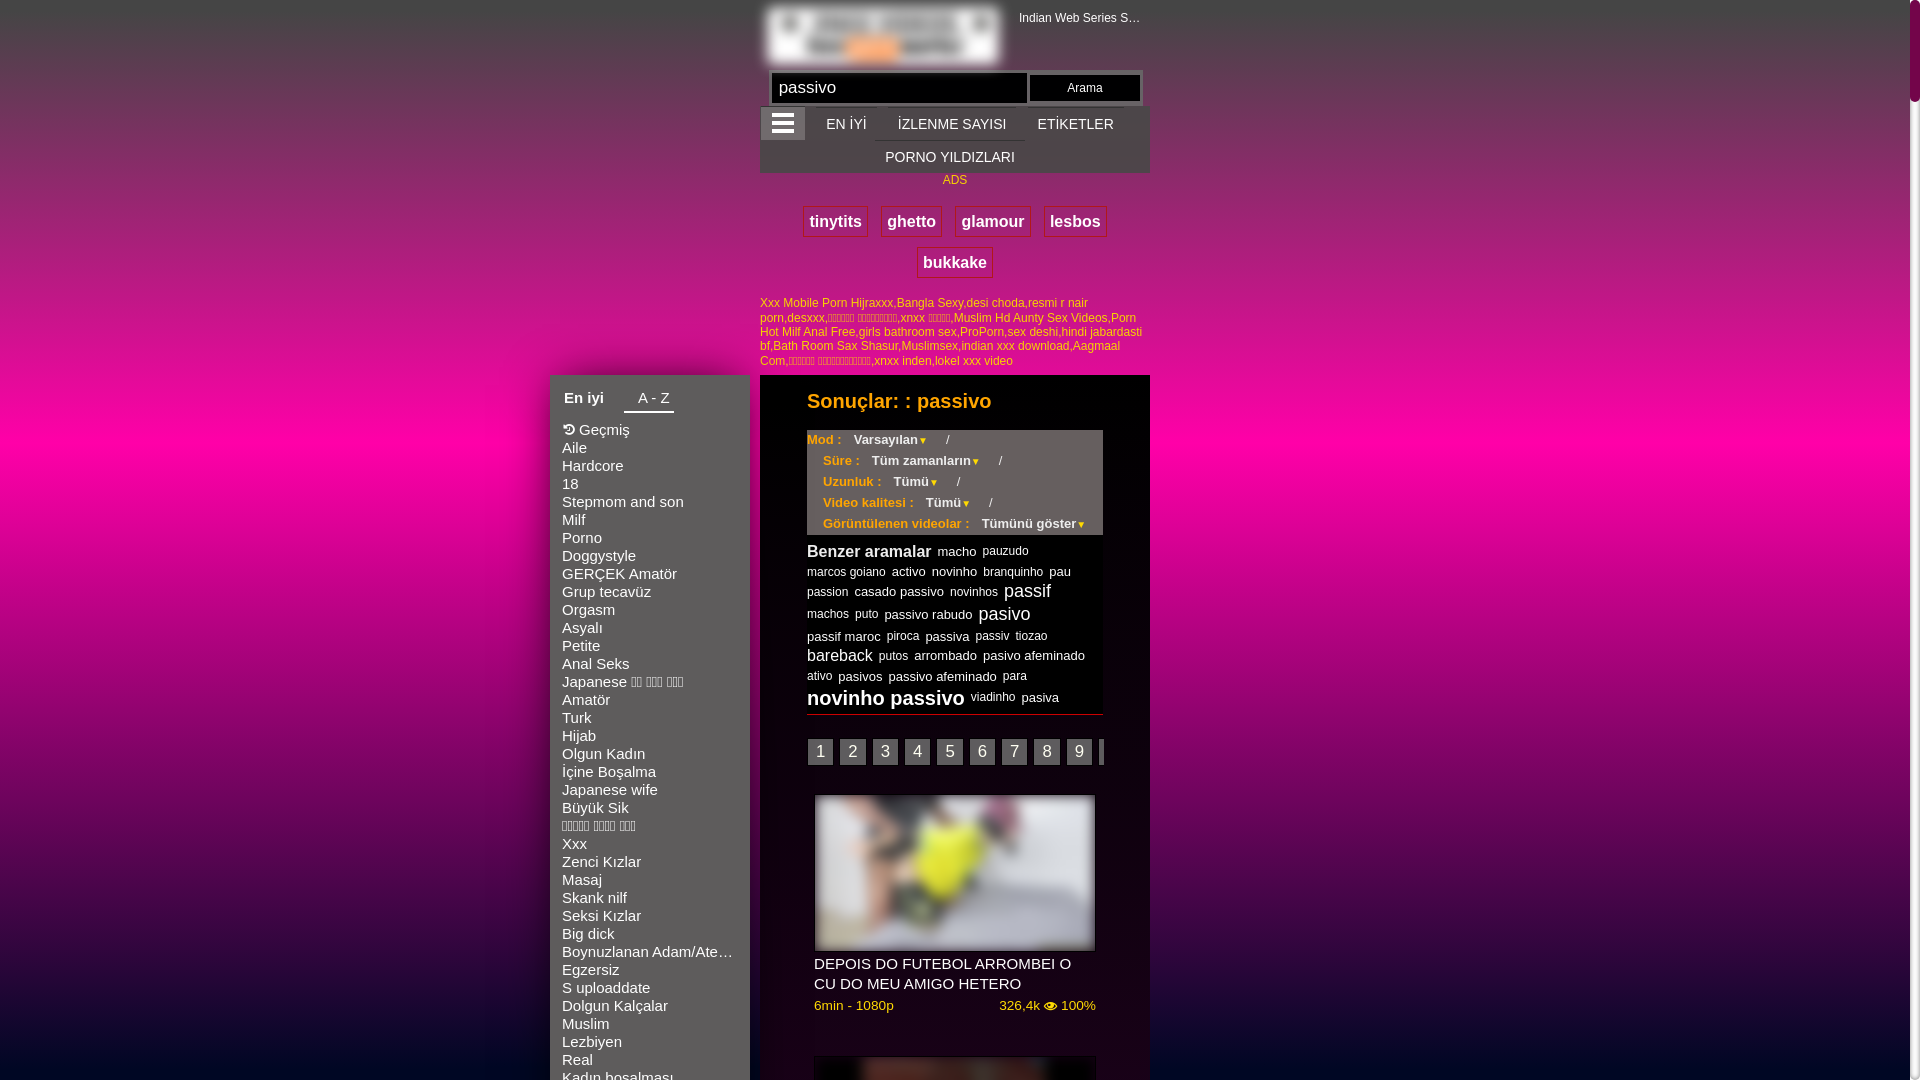 This screenshot has width=1920, height=1080. I want to click on 'S uploaddate', so click(649, 986).